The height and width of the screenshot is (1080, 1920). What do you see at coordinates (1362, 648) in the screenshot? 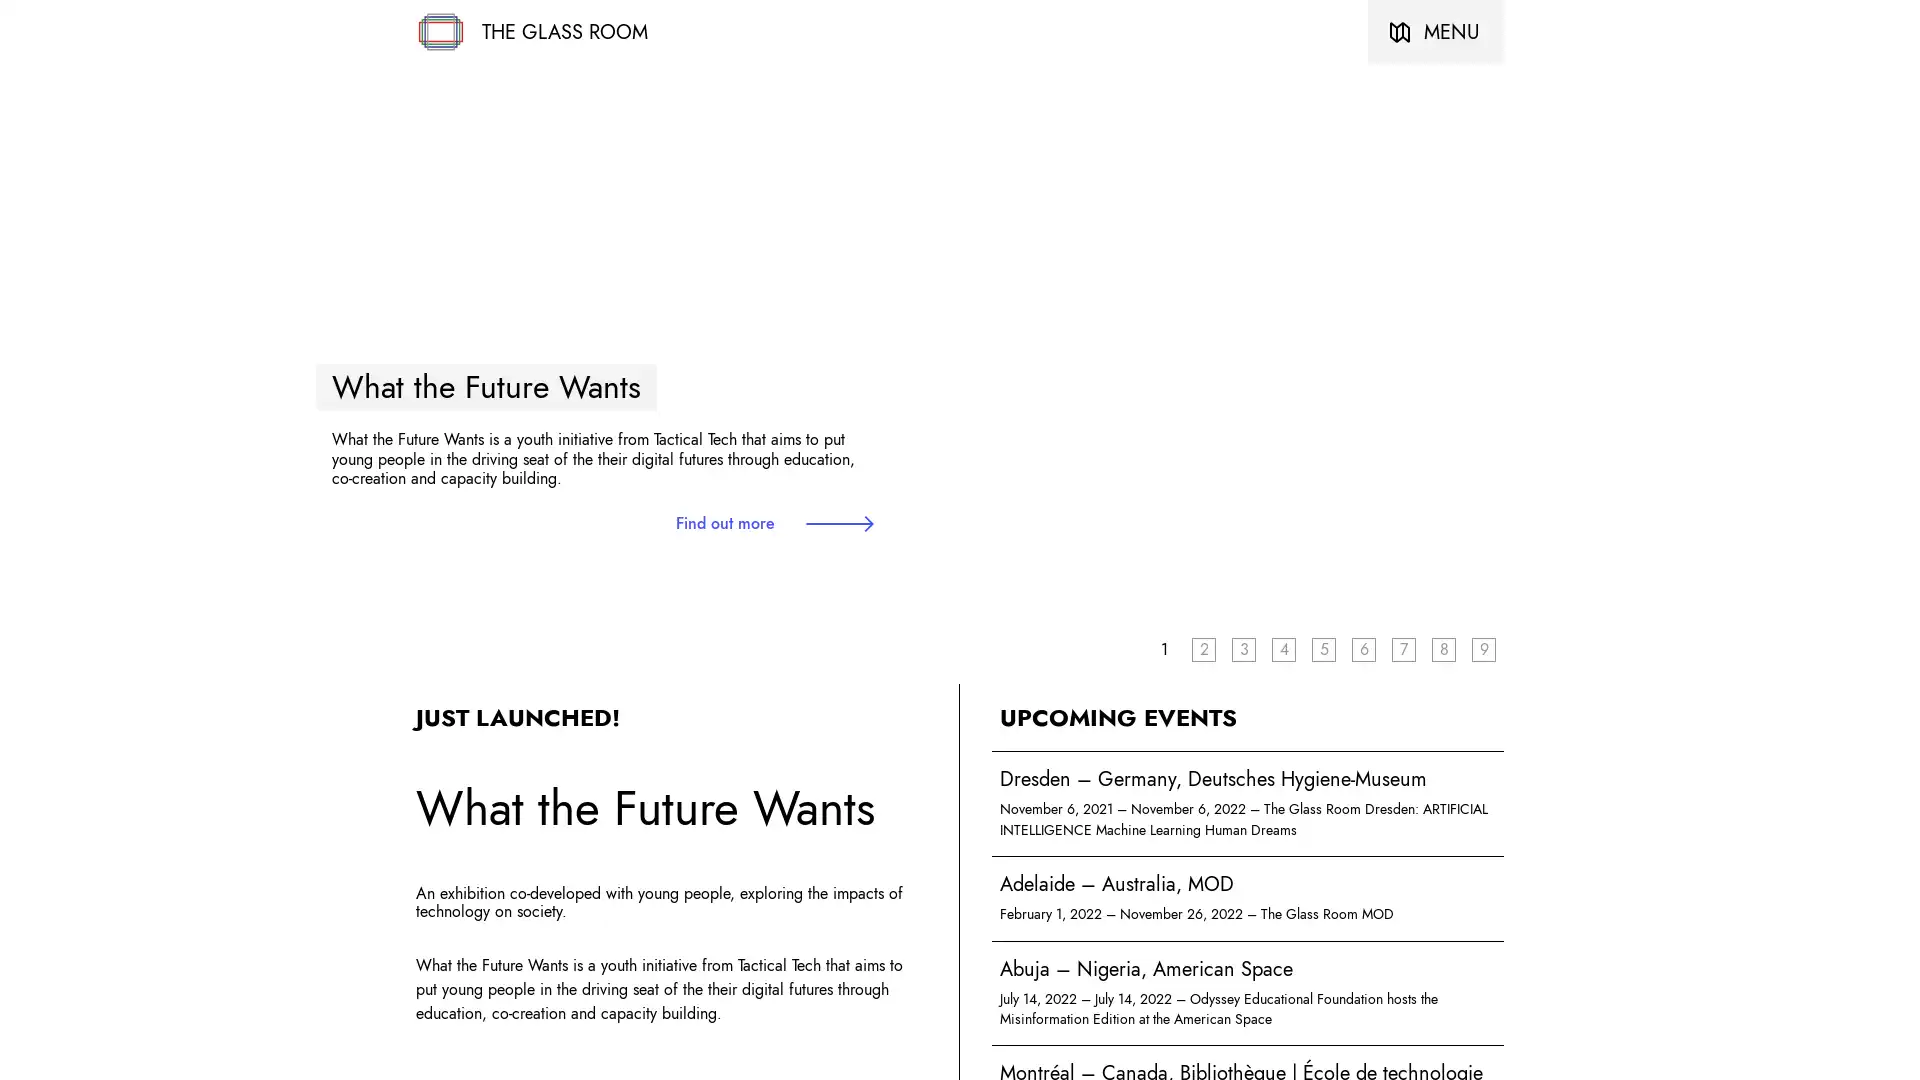
I see `slide item 6` at bounding box center [1362, 648].